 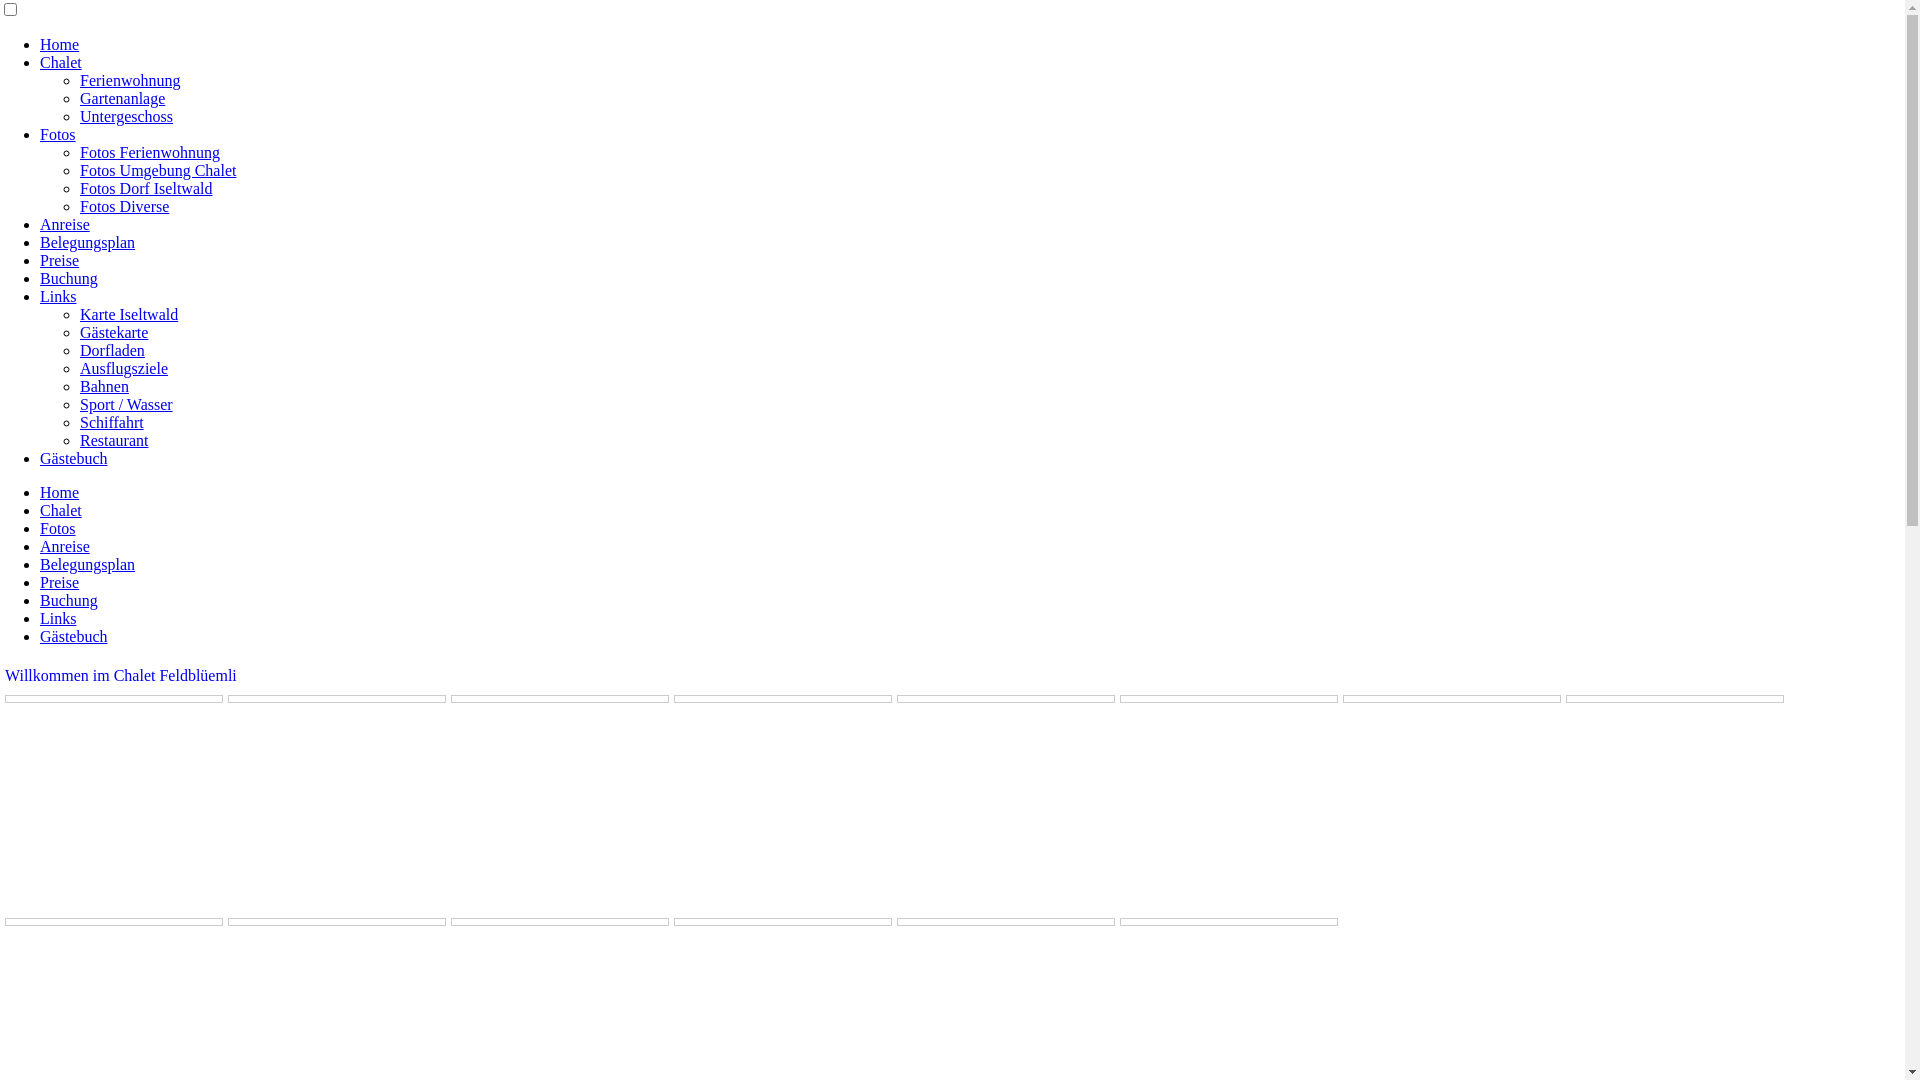 What do you see at coordinates (125, 116) in the screenshot?
I see `'Untergeschoss'` at bounding box center [125, 116].